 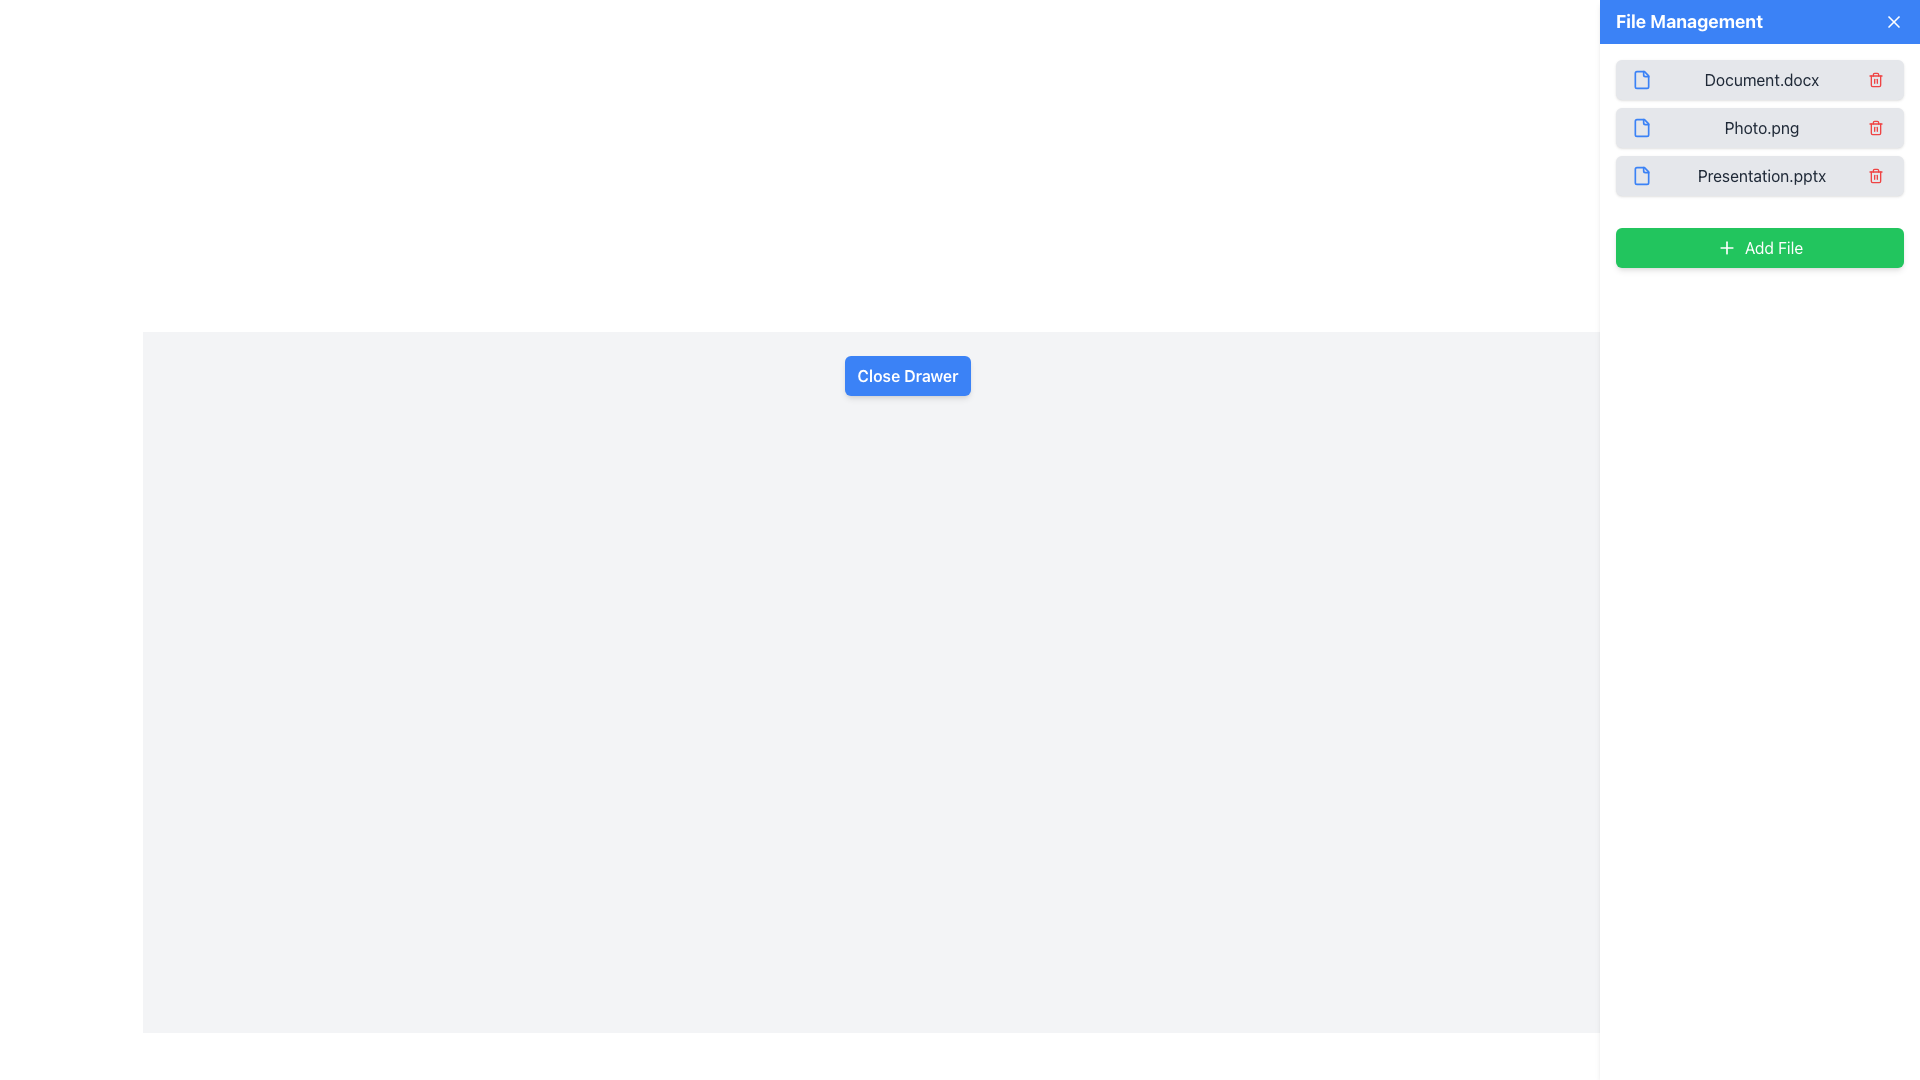 What do you see at coordinates (1688, 22) in the screenshot?
I see `text from the 'File Management' label, which is prominently displayed in bold, white font on a blue background in the top section of the sidebar` at bounding box center [1688, 22].